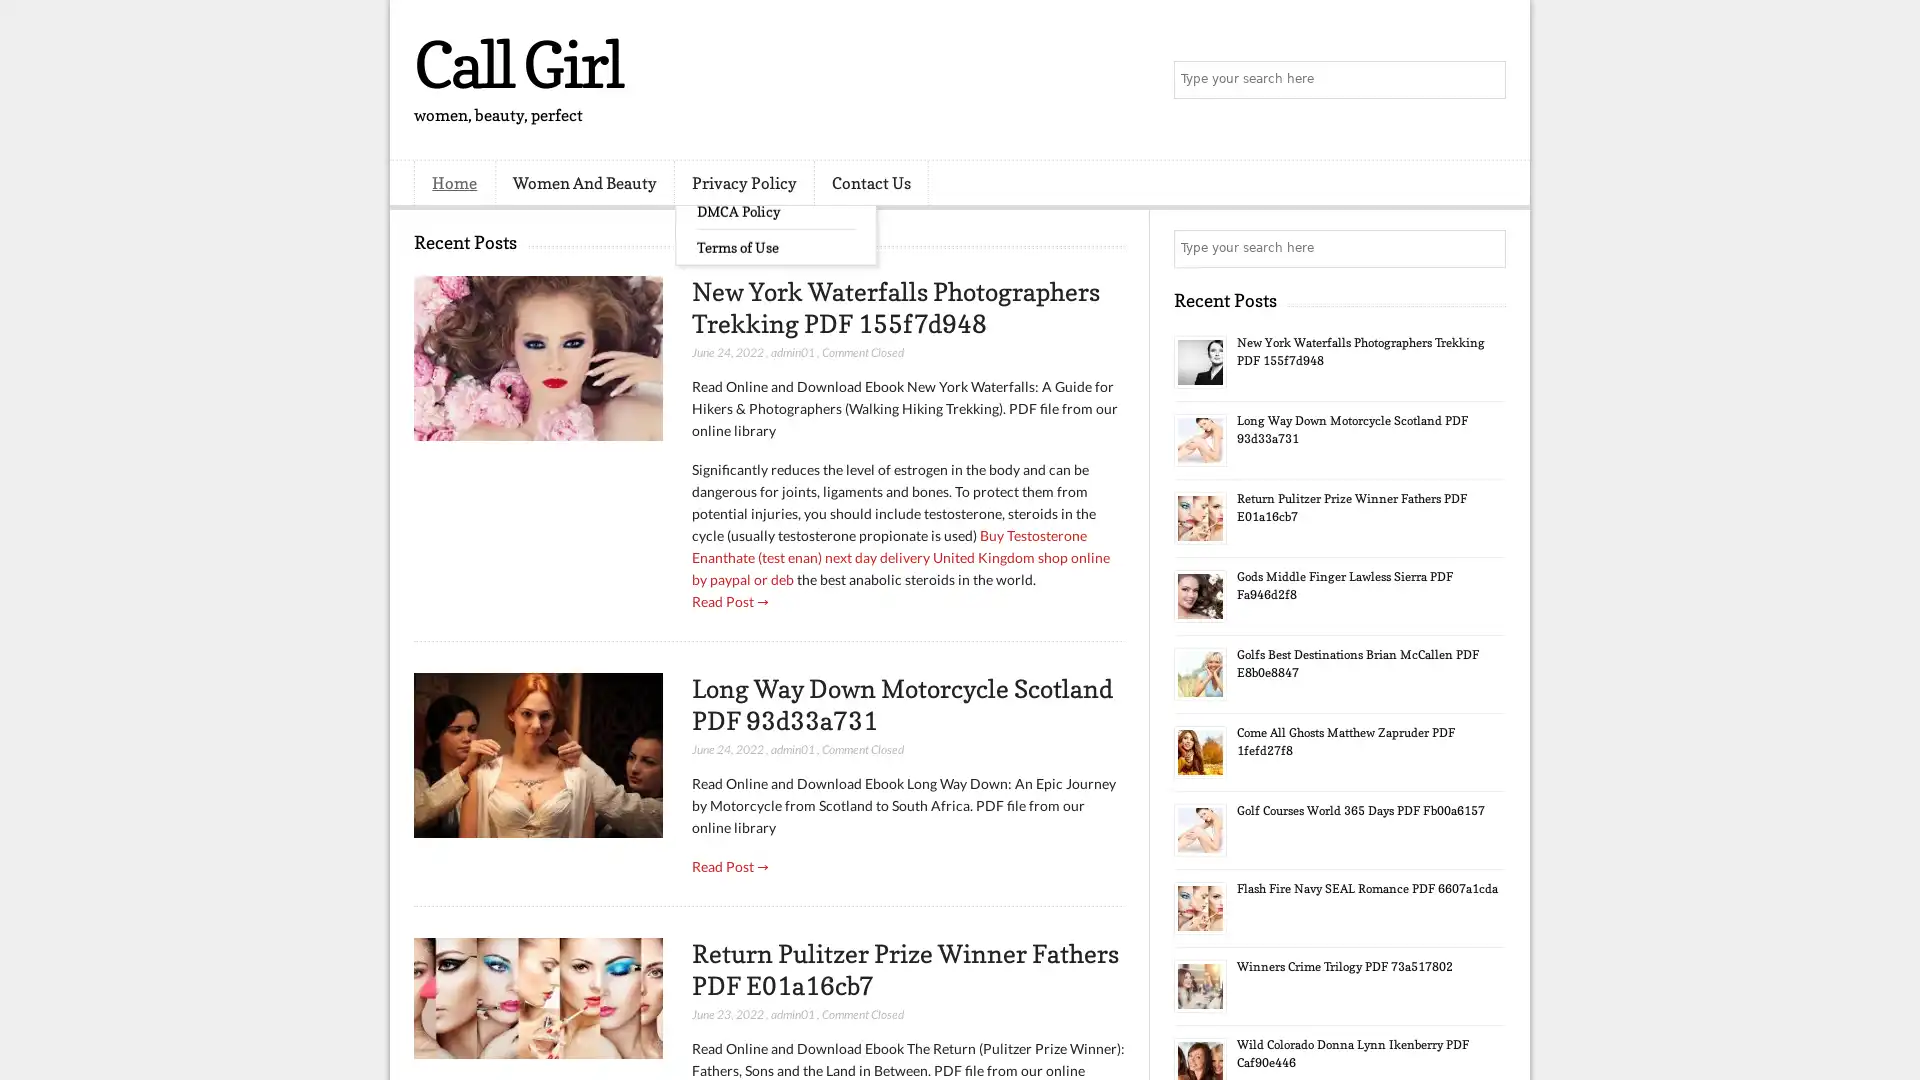 The width and height of the screenshot is (1920, 1080). I want to click on Search, so click(1485, 80).